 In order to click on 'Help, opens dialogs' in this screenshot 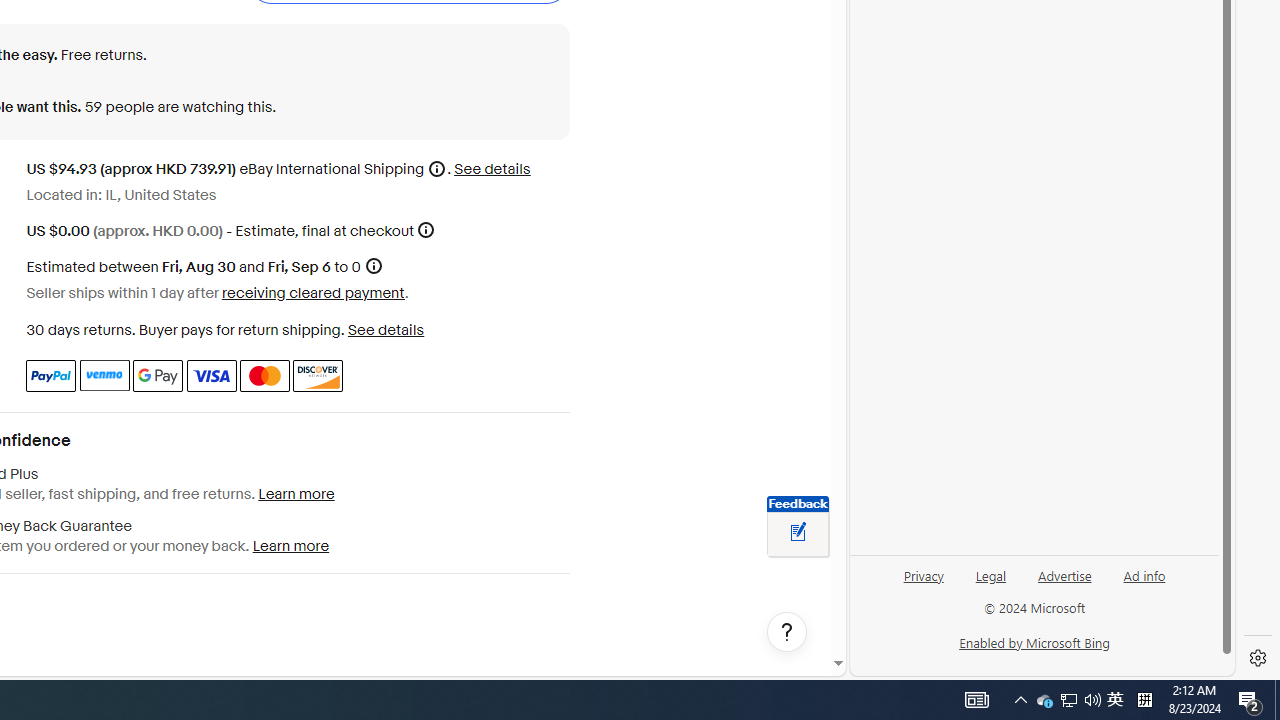, I will do `click(786, 632)`.